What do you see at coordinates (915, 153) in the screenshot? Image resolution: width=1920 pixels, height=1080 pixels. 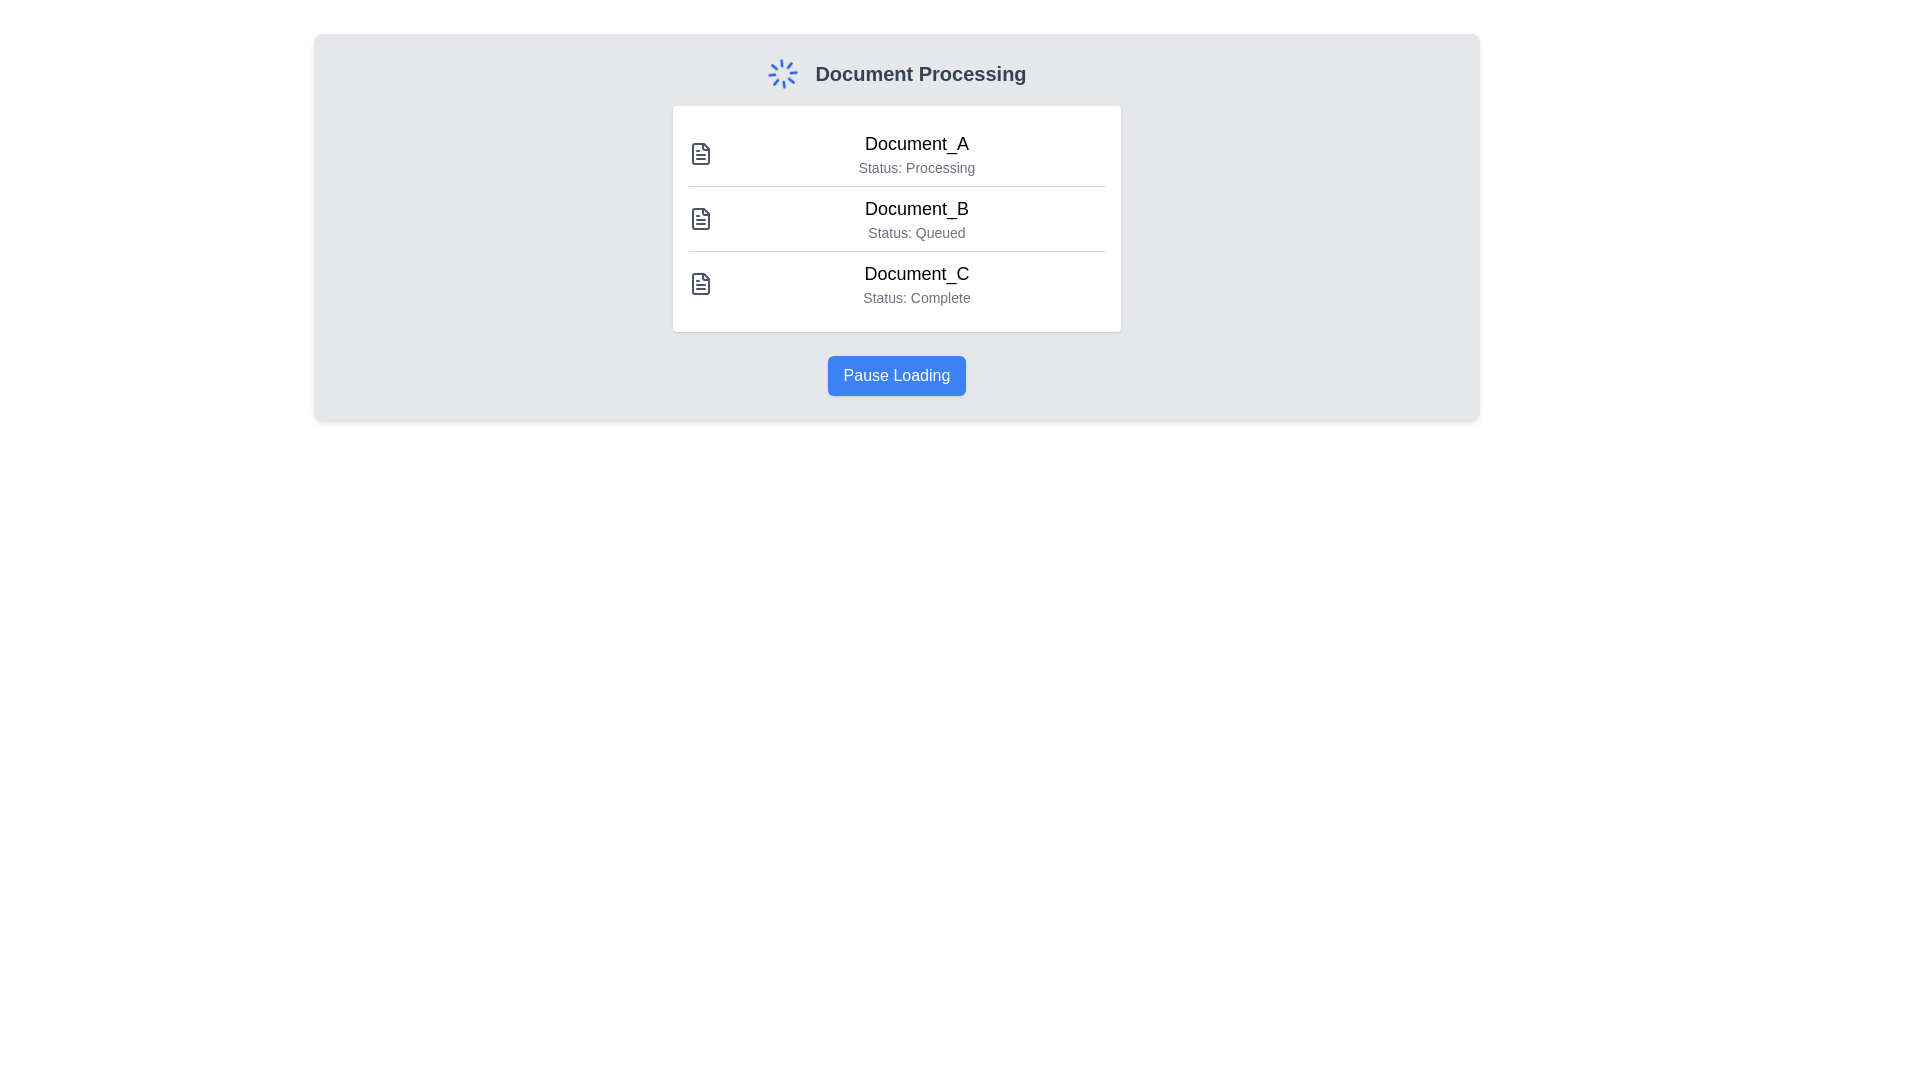 I see `the text block displaying 'Document_A' with the status 'Status: Processing', which is the first entry in a vertically arranged list beneath the 'Document Processing' heading` at bounding box center [915, 153].